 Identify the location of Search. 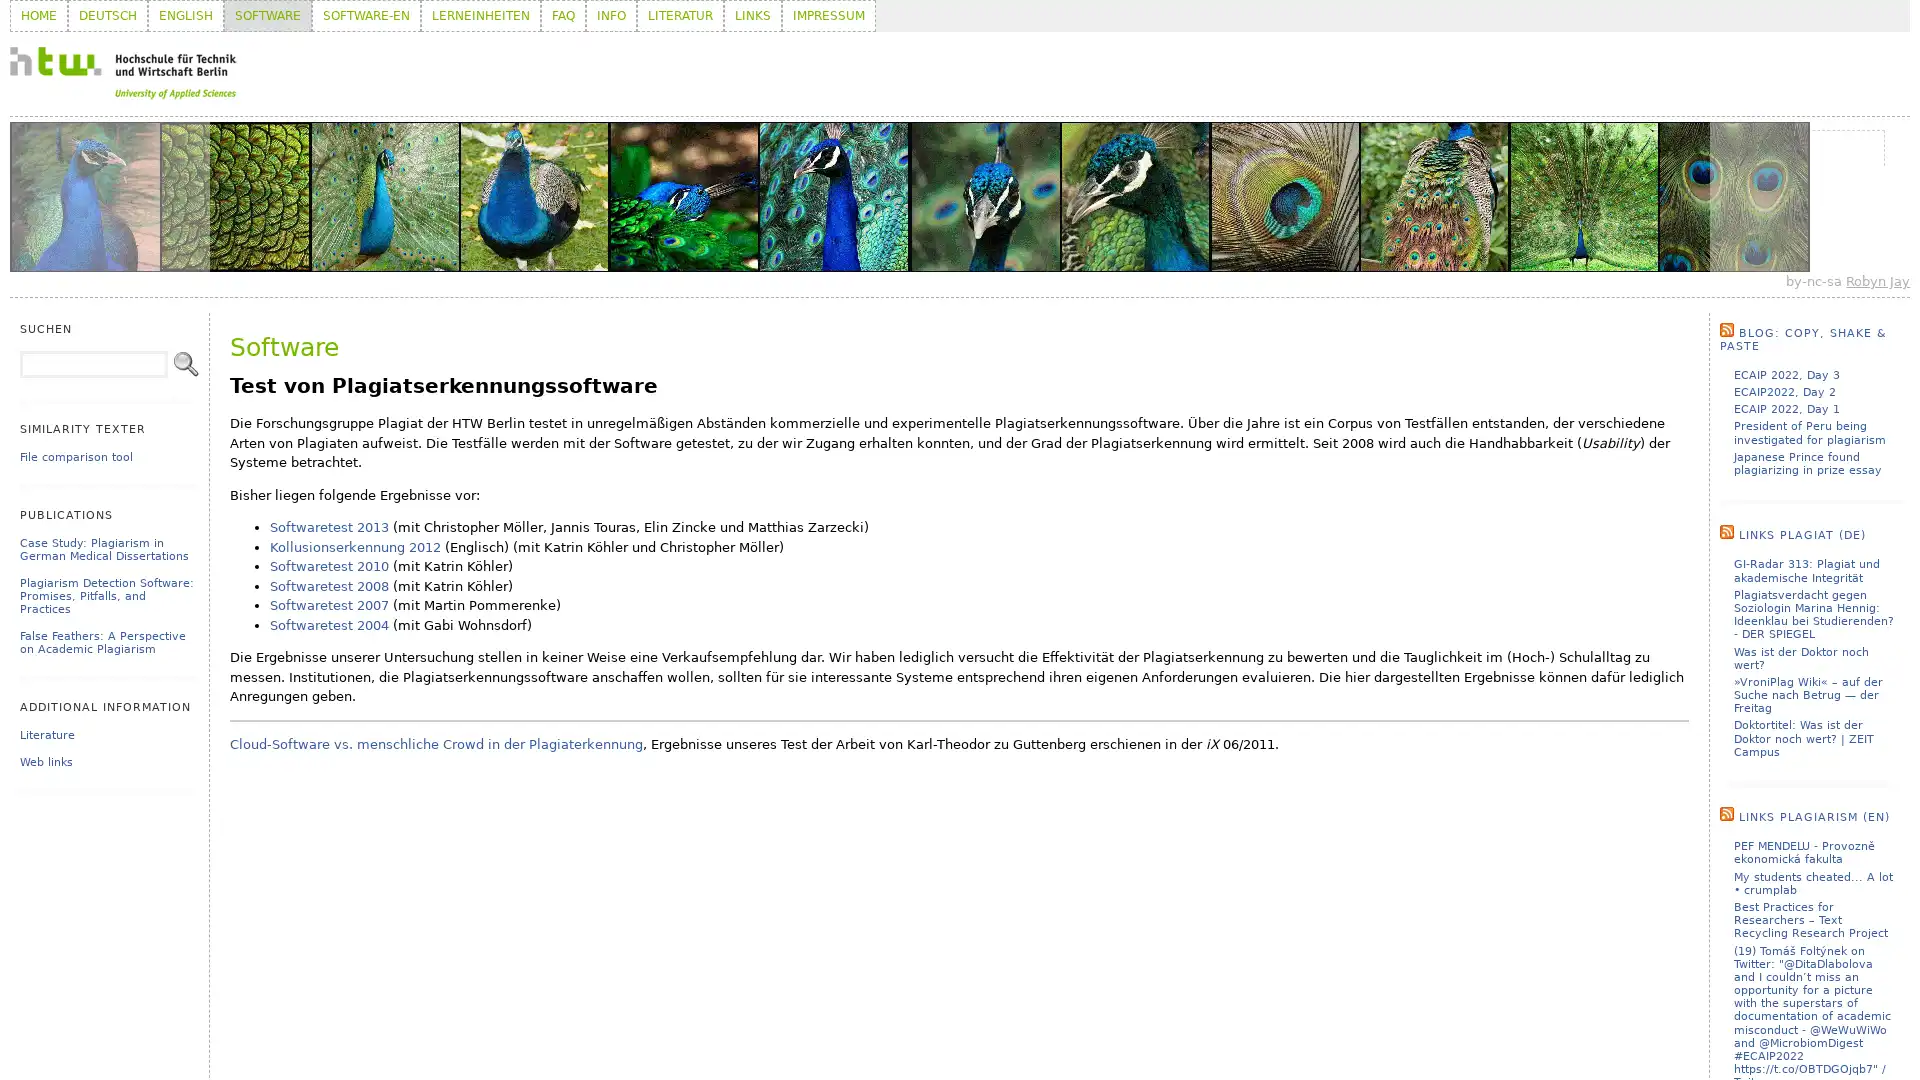
(182, 363).